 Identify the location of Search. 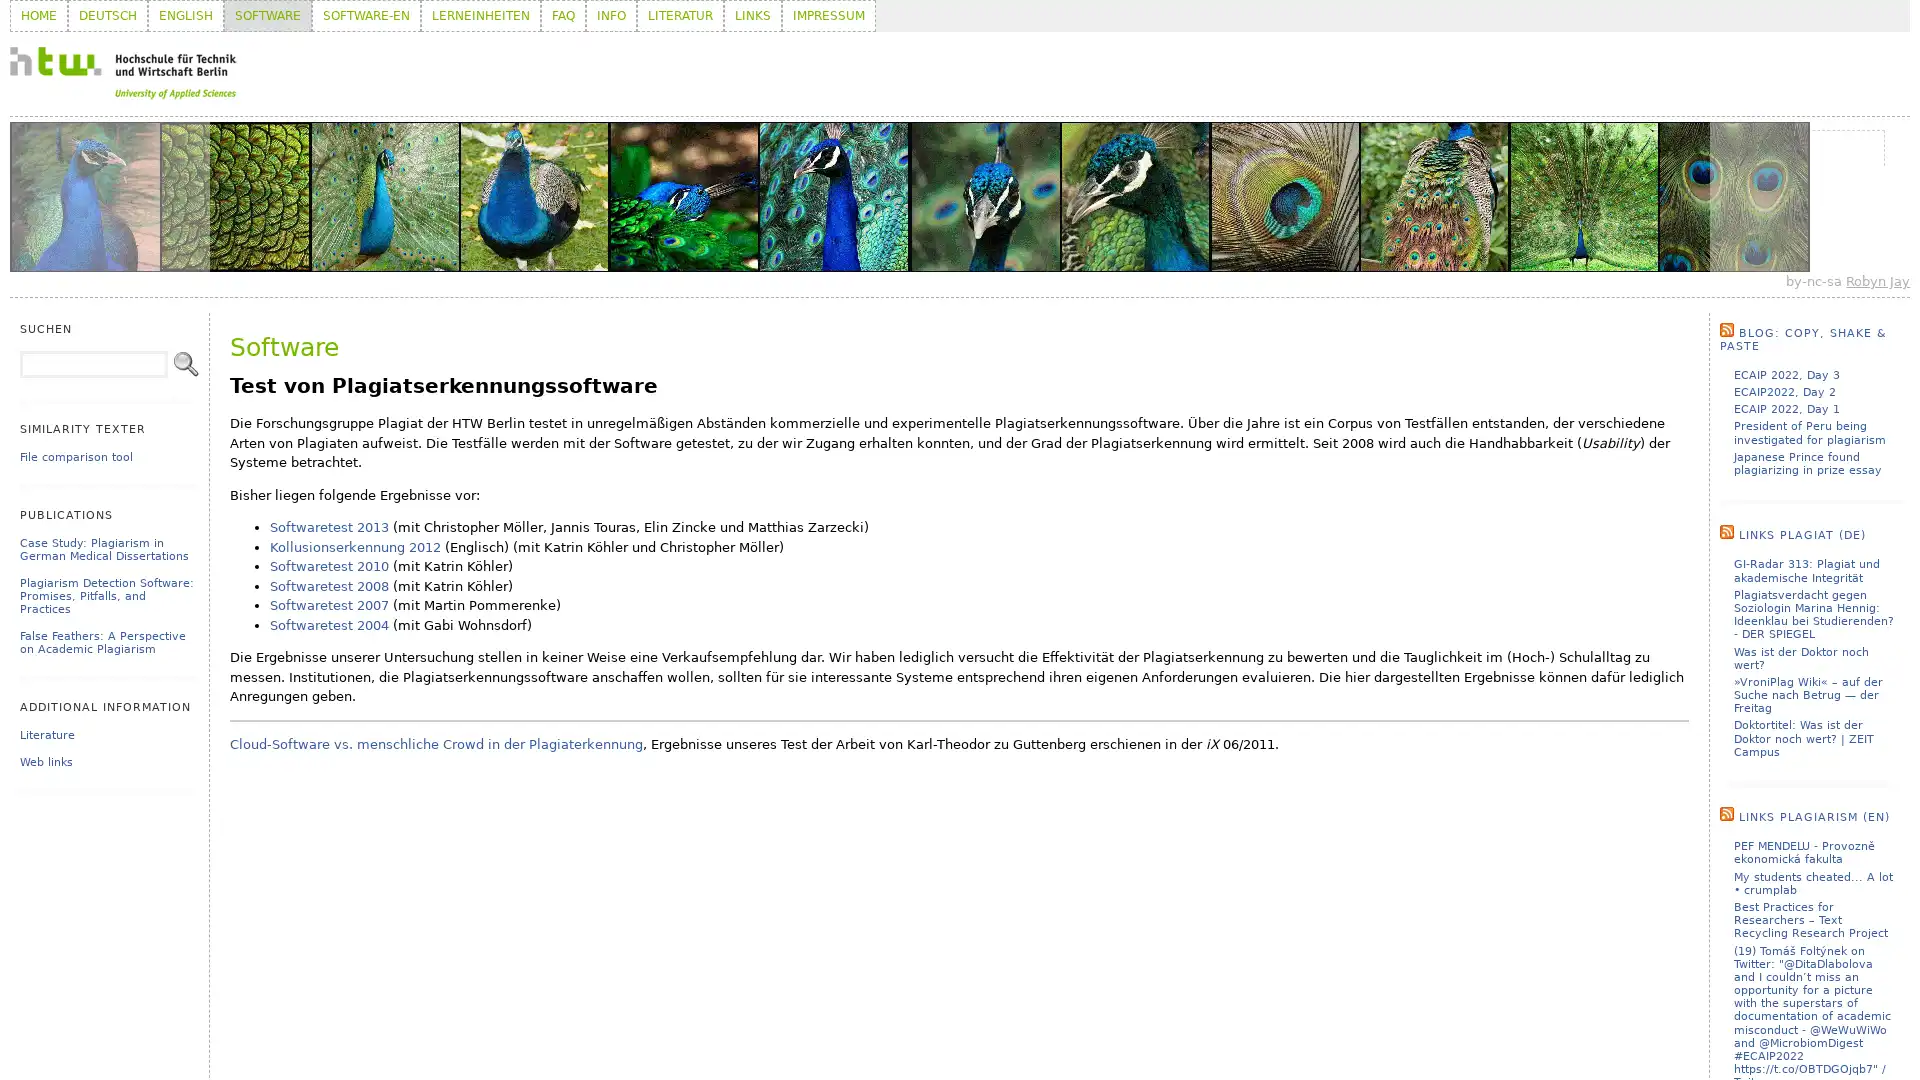
(182, 363).